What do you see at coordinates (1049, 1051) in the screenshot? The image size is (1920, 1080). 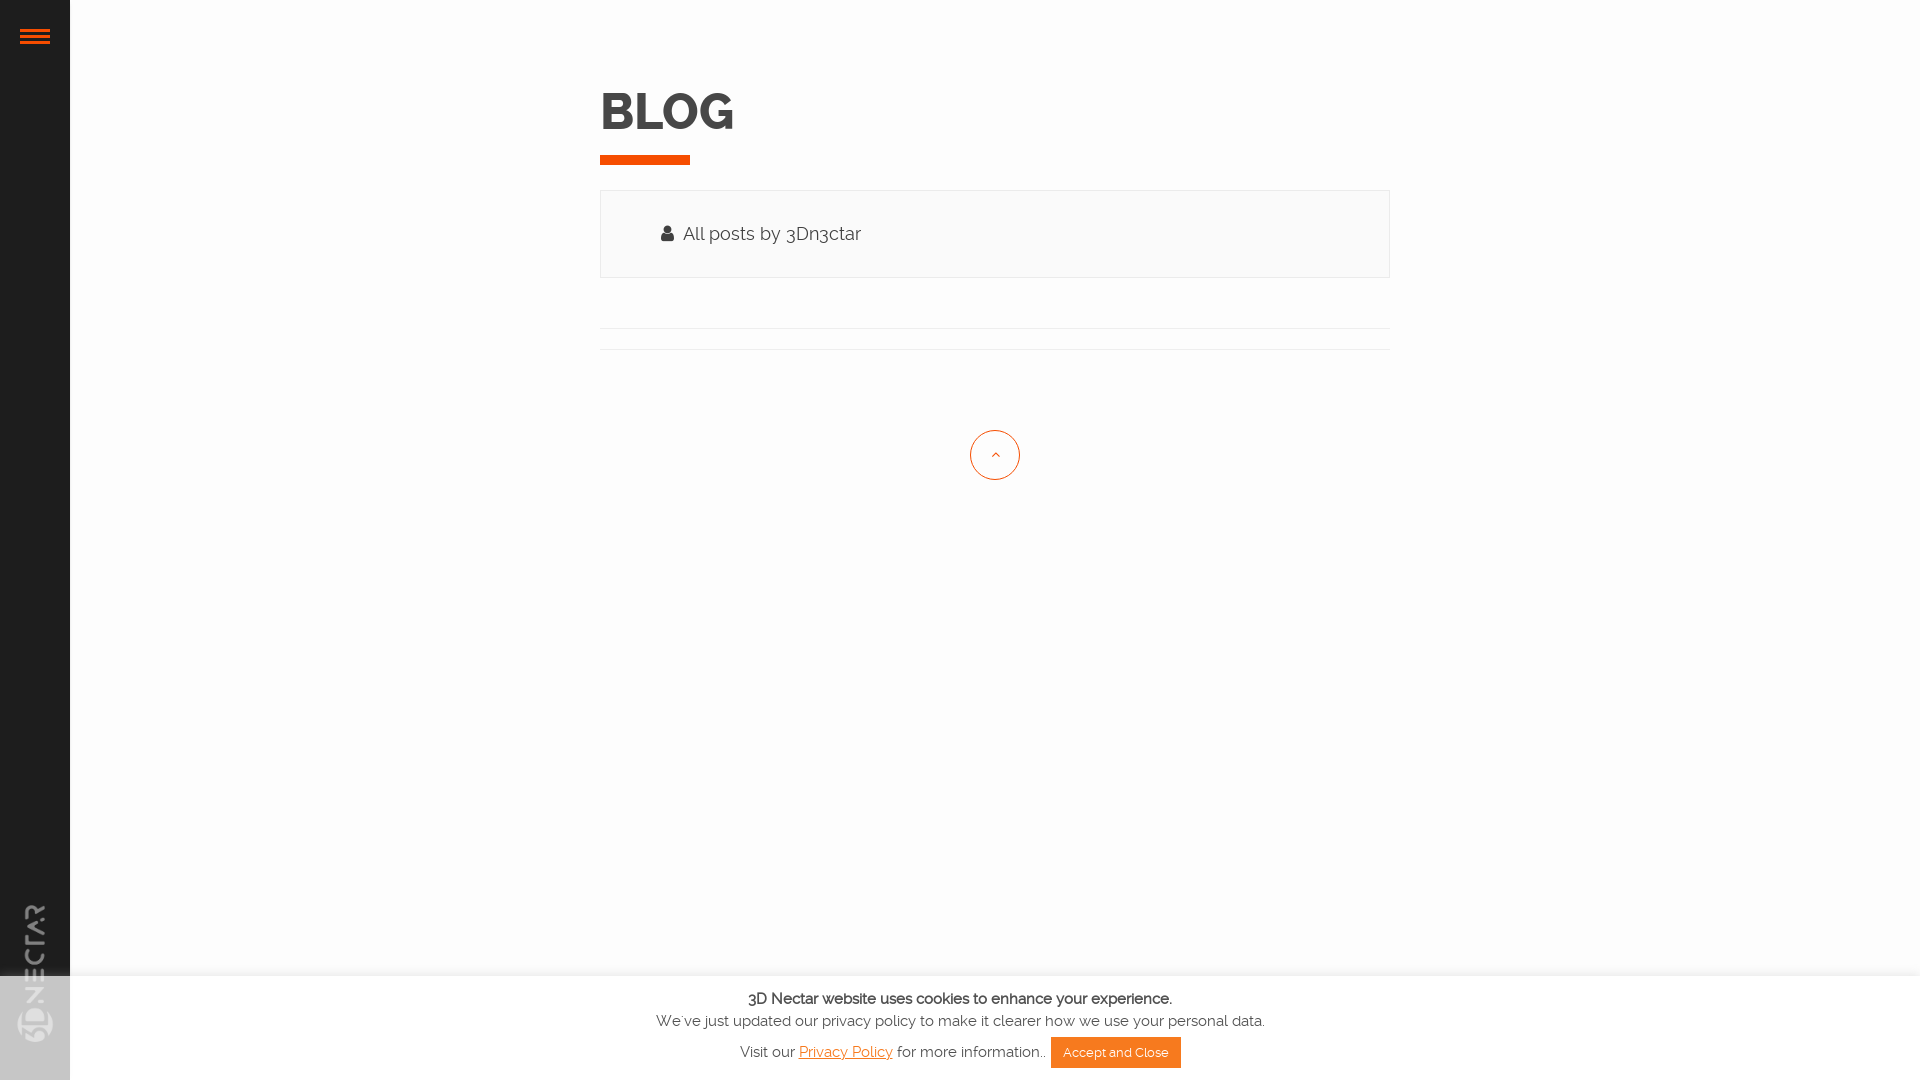 I see `'Accept and Close'` at bounding box center [1049, 1051].